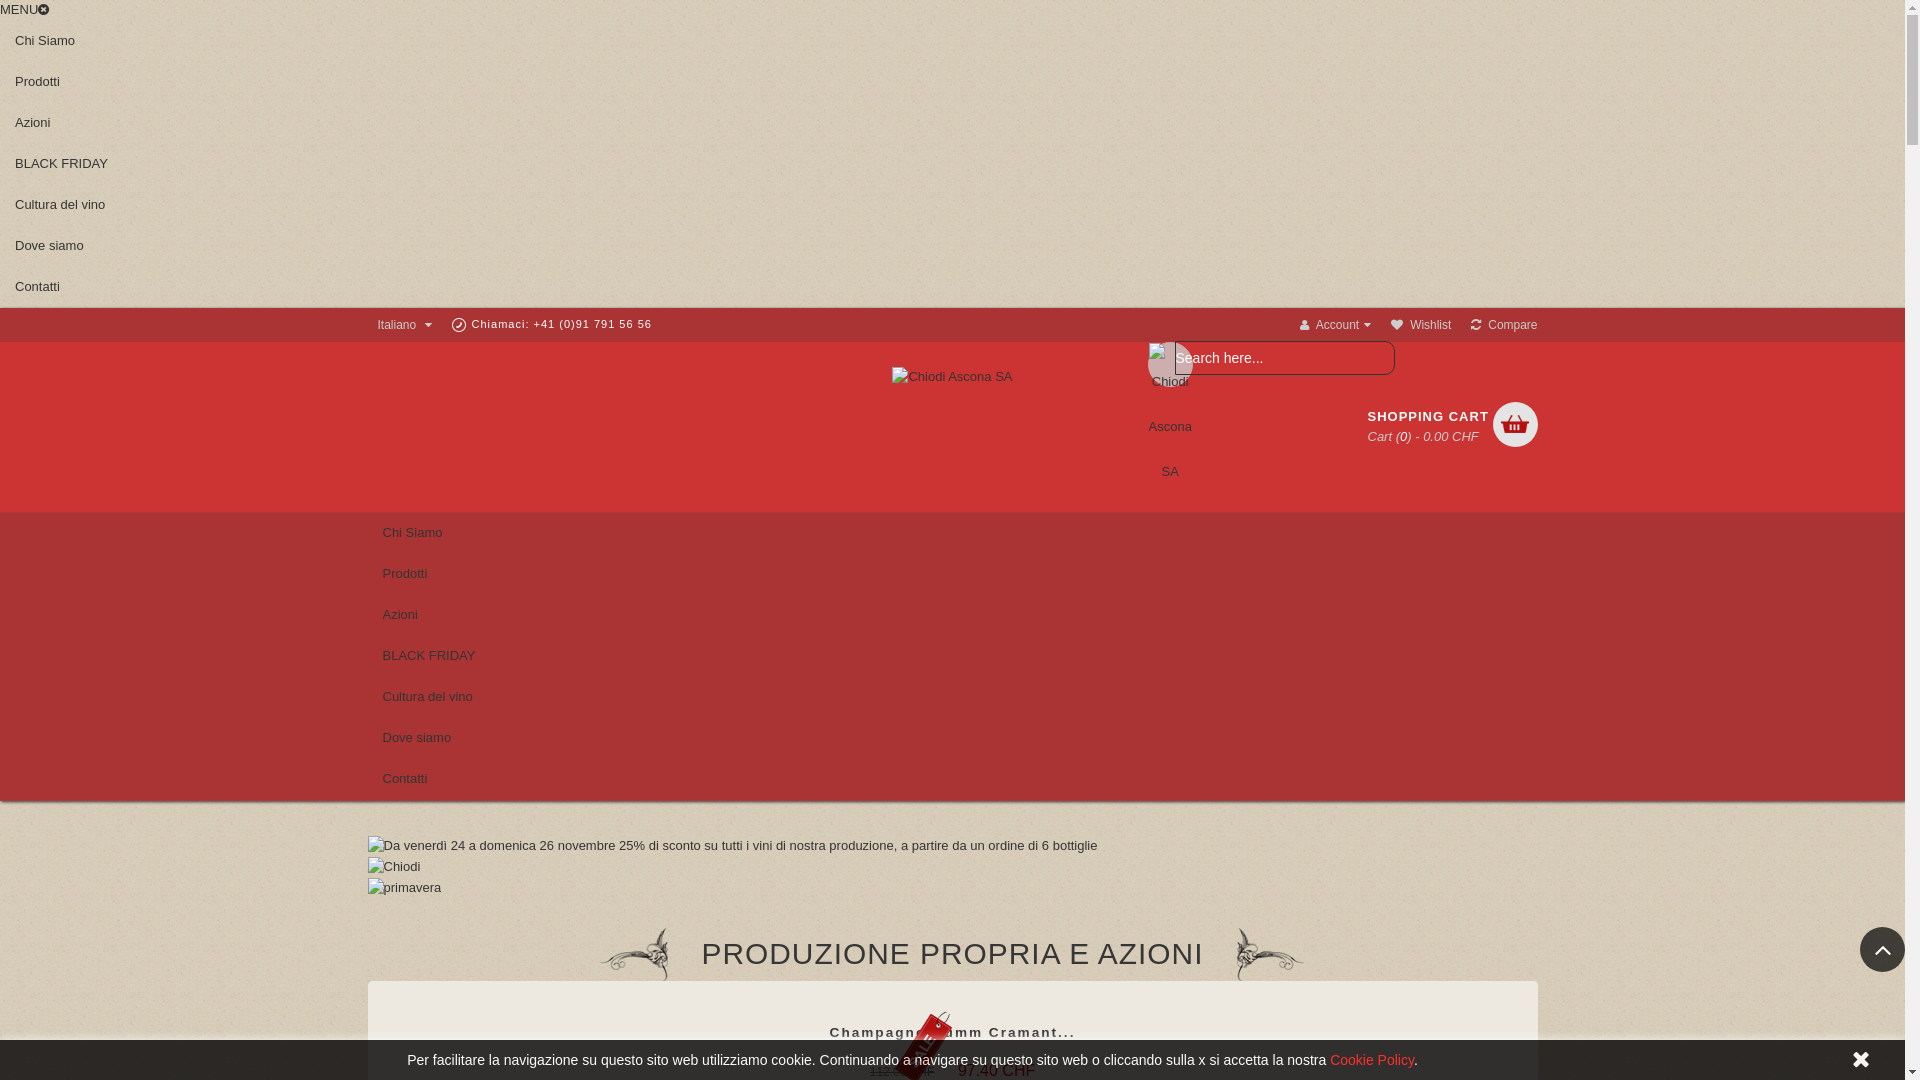 The image size is (1920, 1080). What do you see at coordinates (1470, 323) in the screenshot?
I see `'Compare'` at bounding box center [1470, 323].